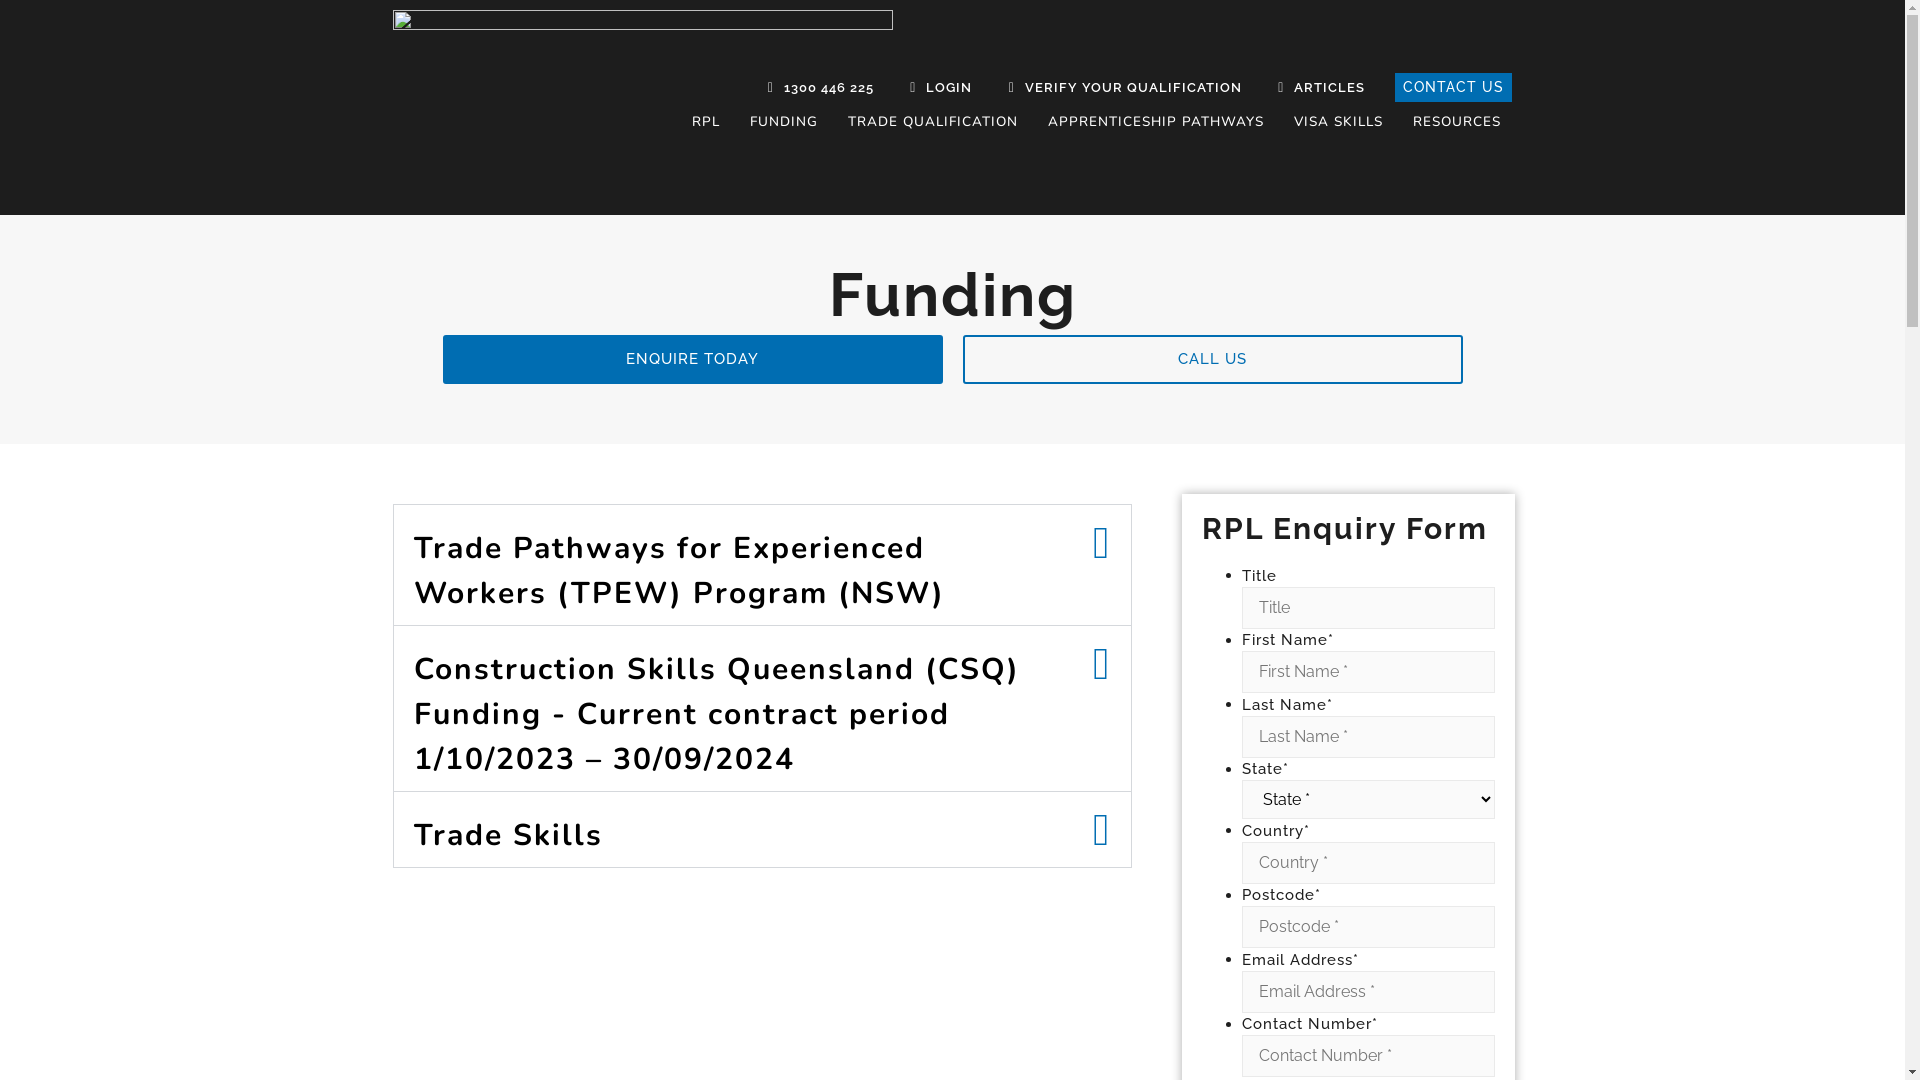 The image size is (1920, 1080). I want to click on 'CALL US', so click(1211, 358).